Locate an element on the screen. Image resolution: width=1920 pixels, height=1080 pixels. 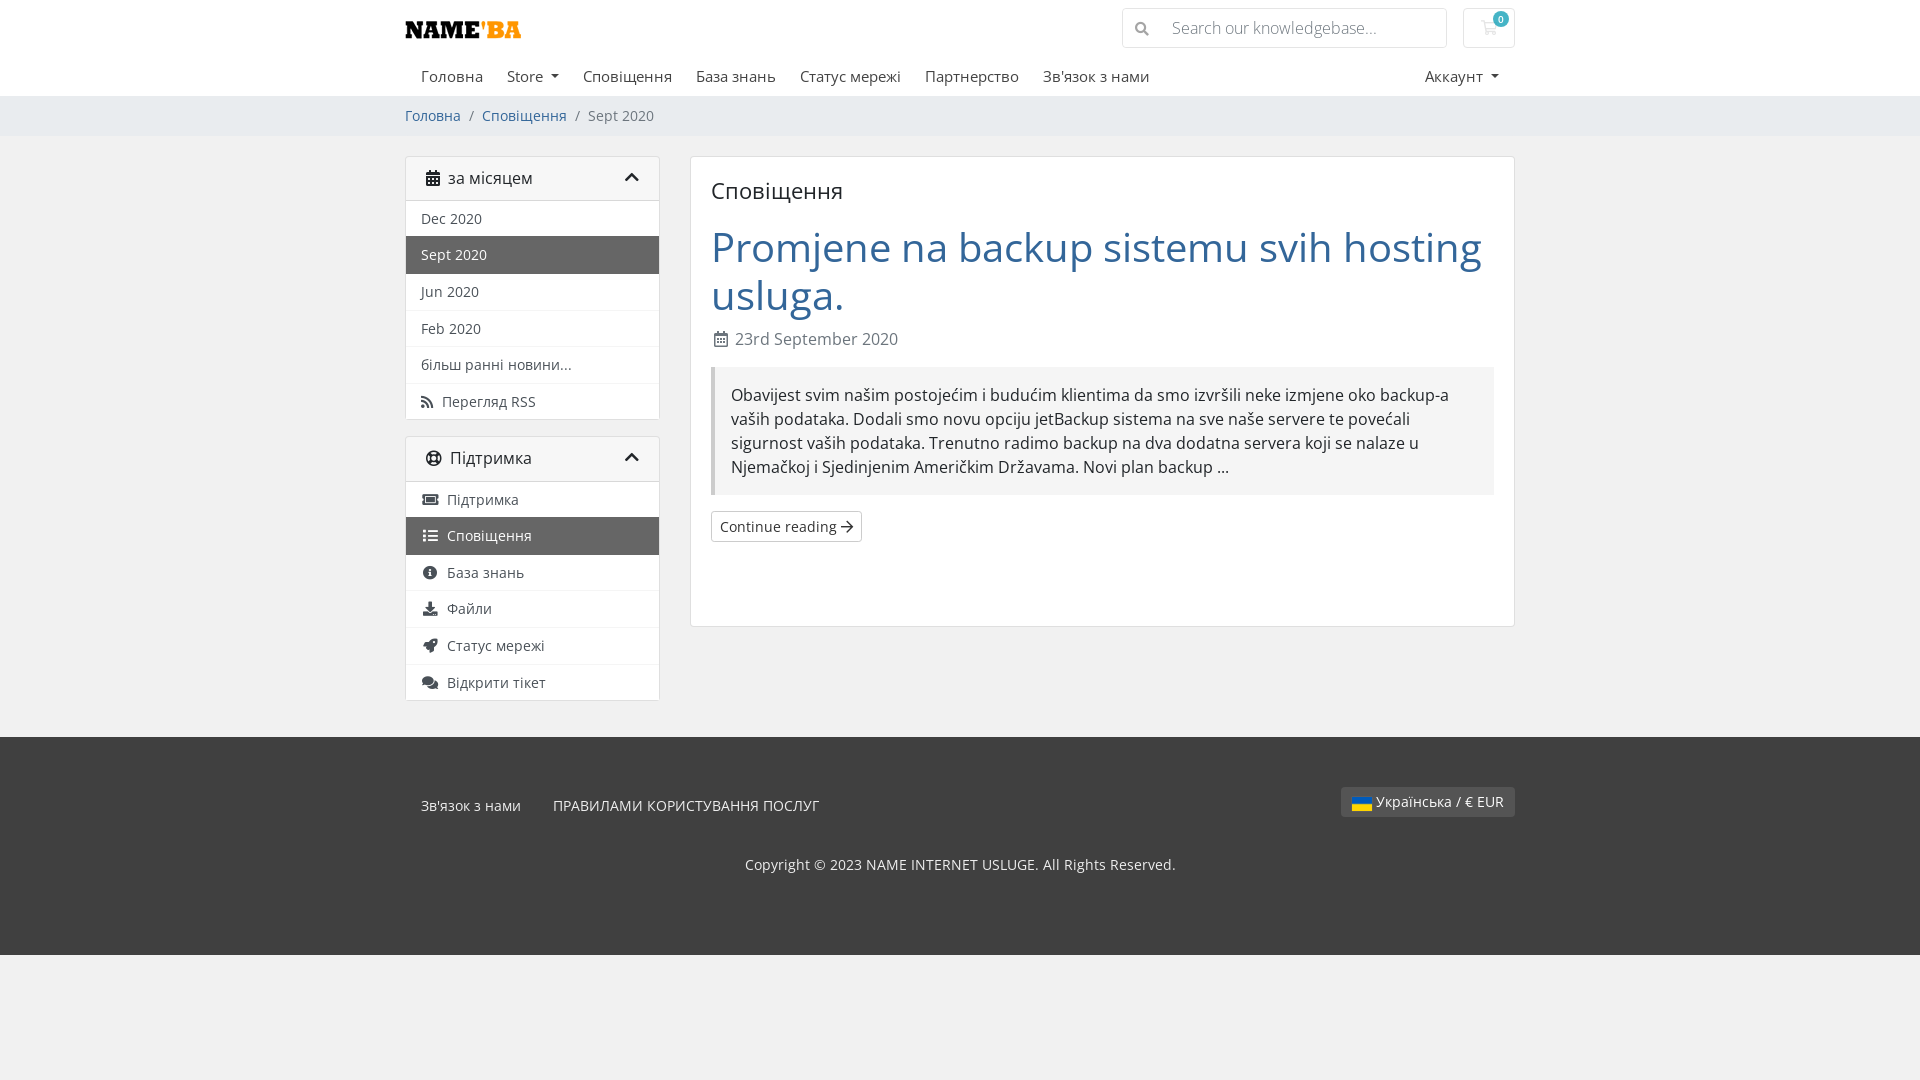
'Feb 2020' is located at coordinates (532, 328).